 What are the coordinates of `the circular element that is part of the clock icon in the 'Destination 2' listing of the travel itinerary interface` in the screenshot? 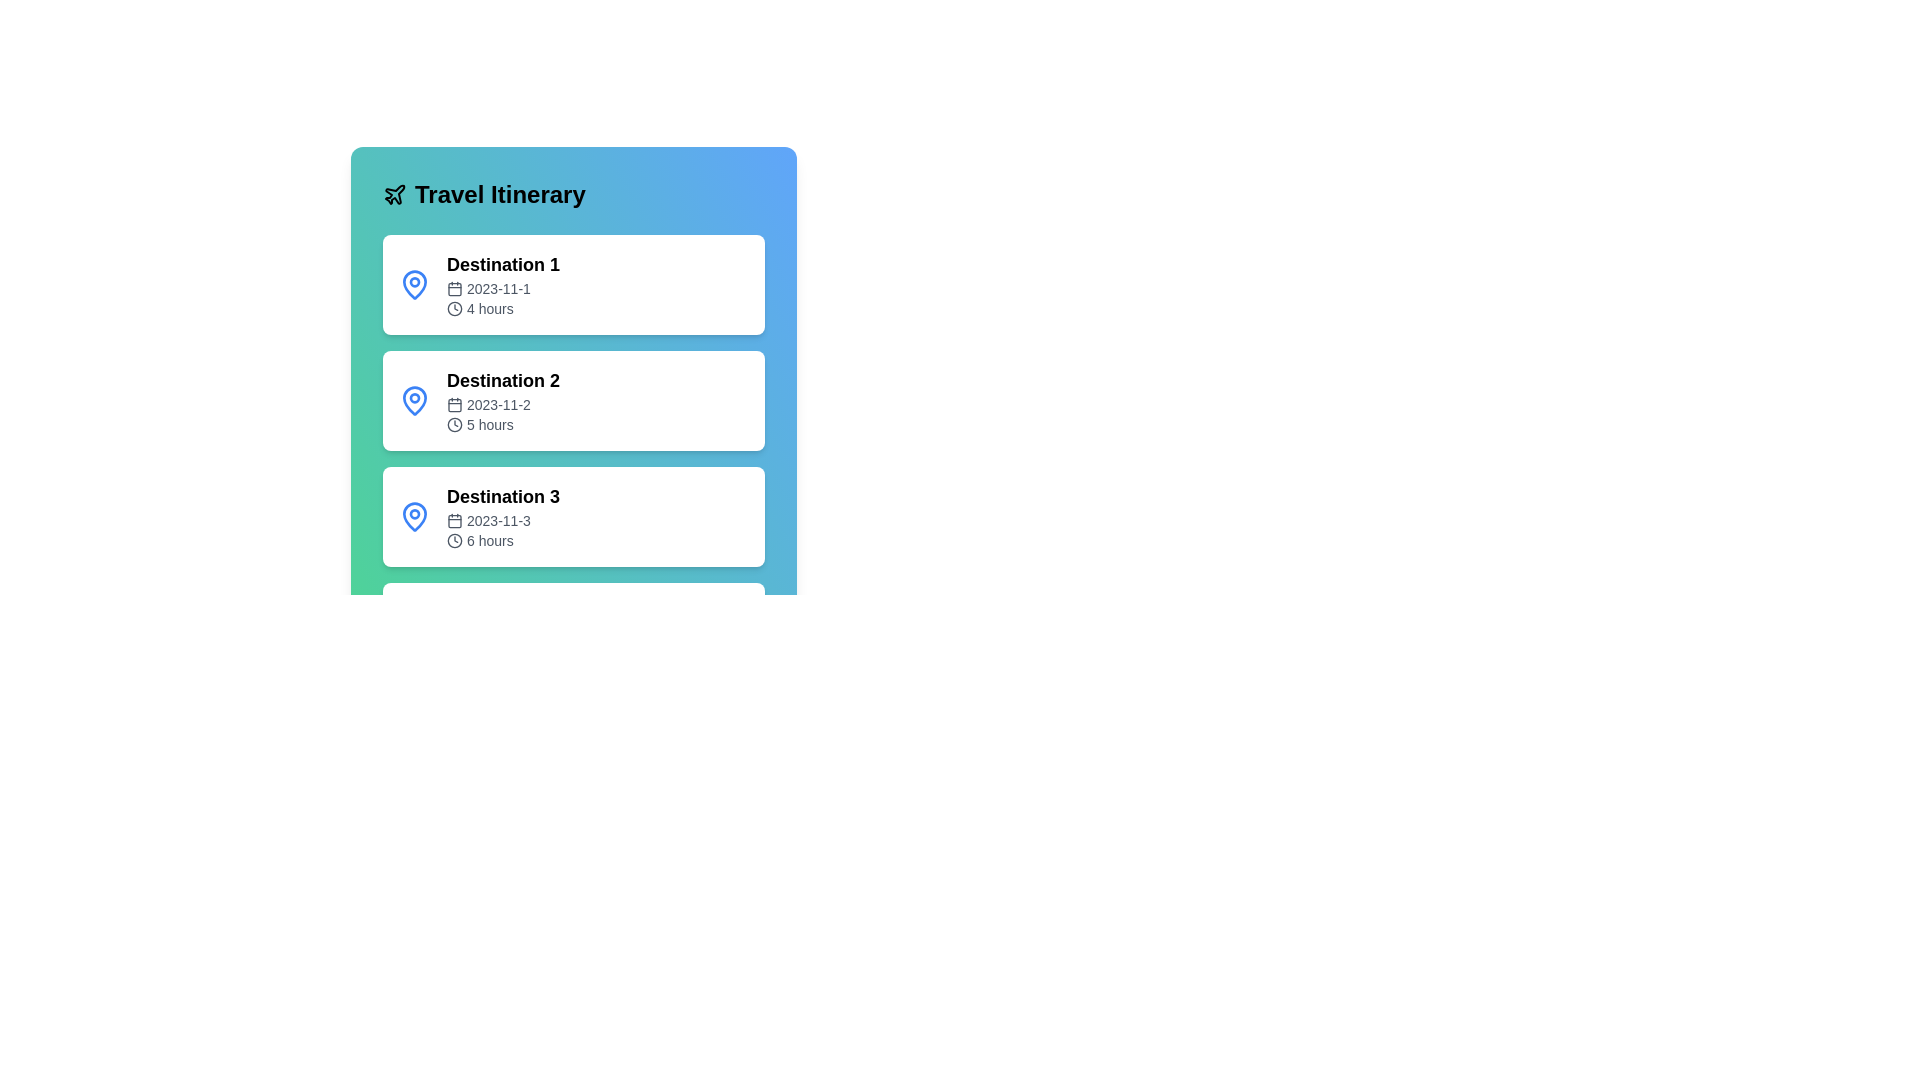 It's located at (454, 423).